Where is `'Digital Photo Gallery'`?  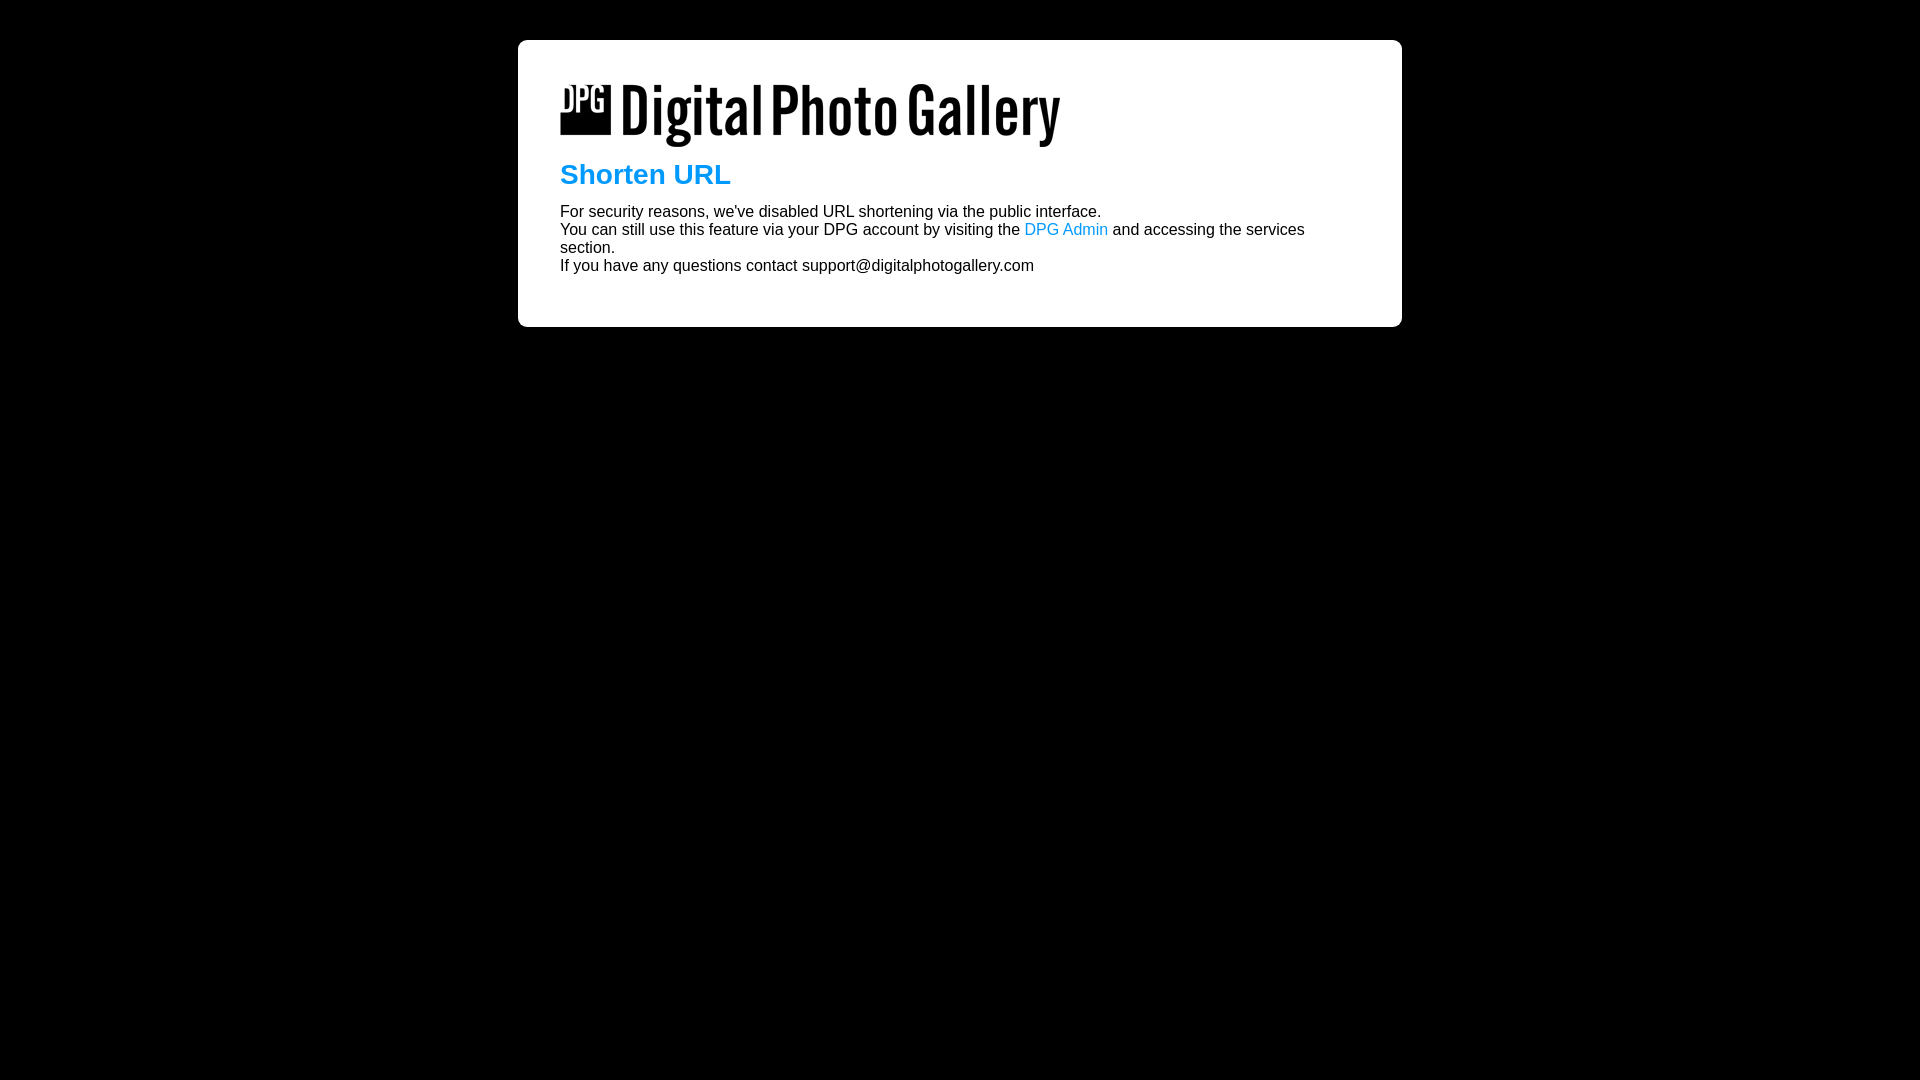
'Digital Photo Gallery' is located at coordinates (810, 115).